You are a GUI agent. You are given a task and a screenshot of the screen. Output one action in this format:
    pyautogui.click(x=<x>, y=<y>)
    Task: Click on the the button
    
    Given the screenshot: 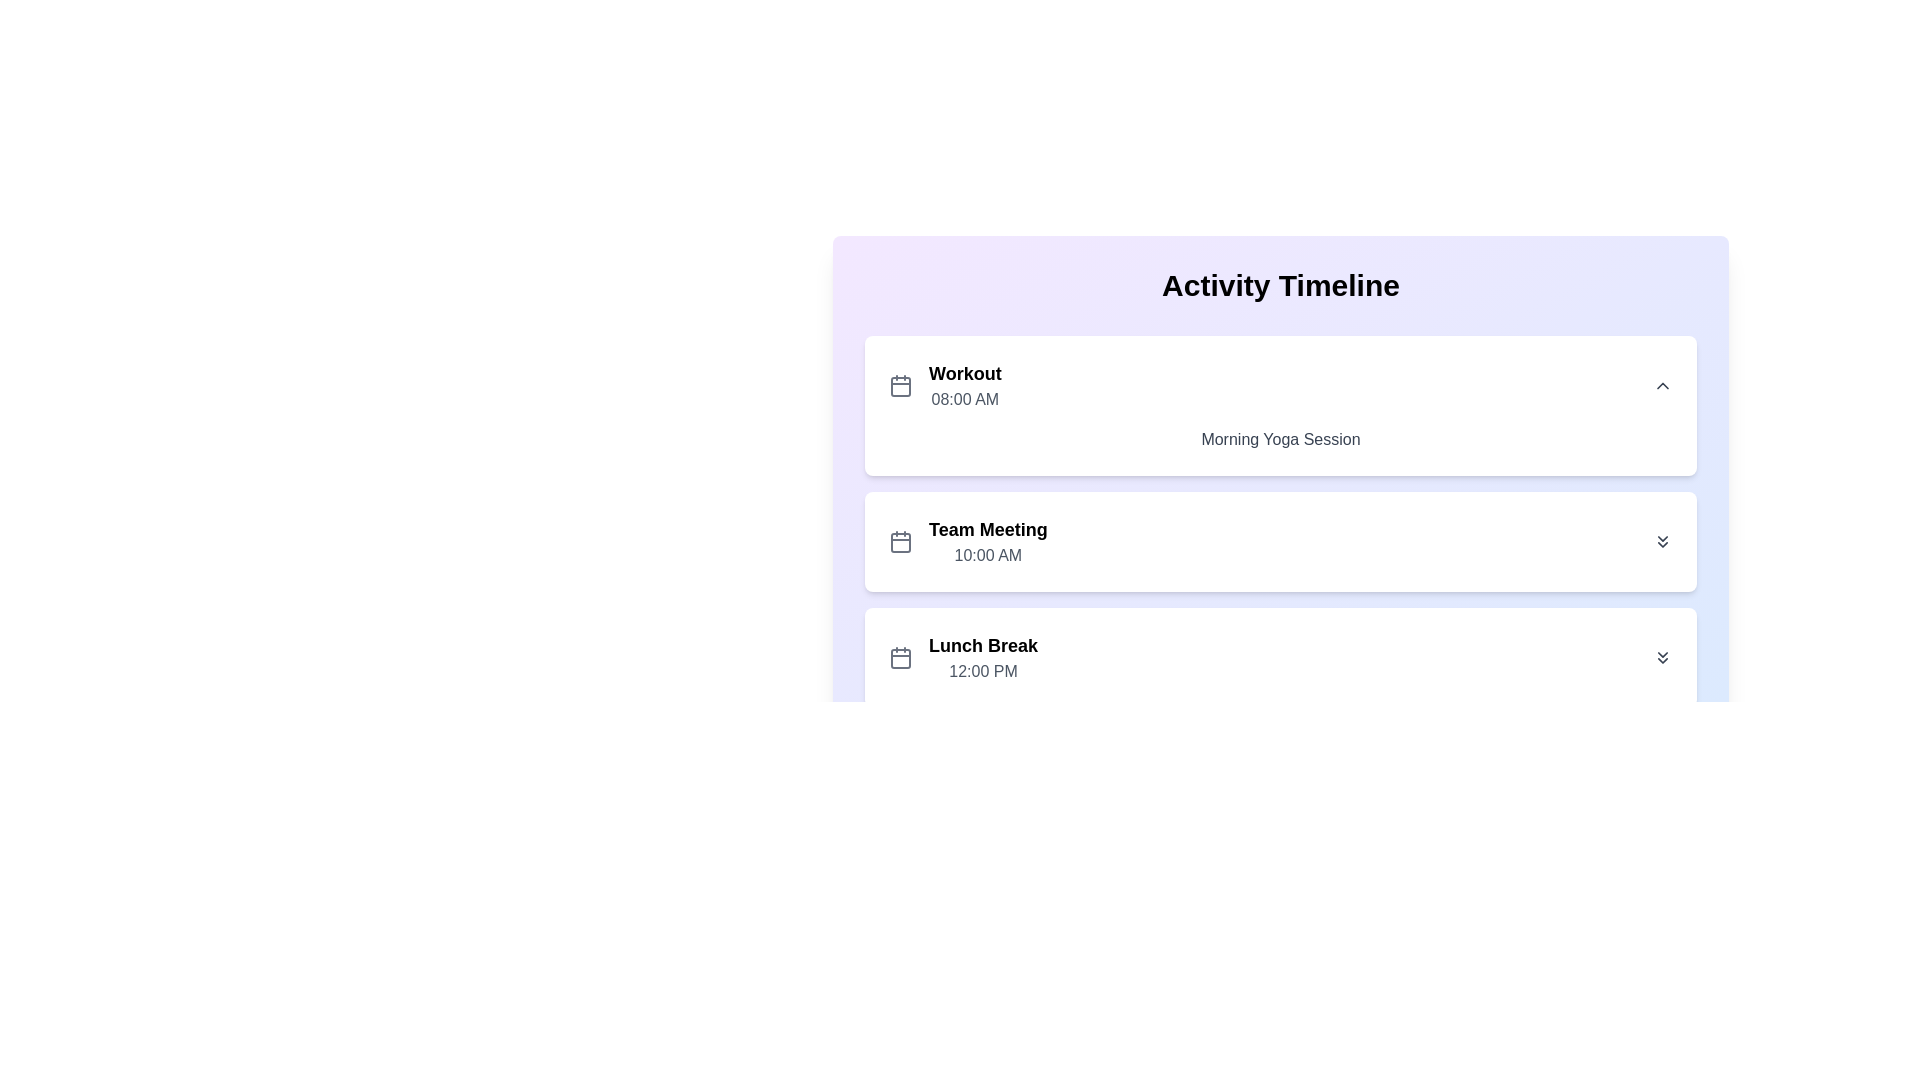 What is the action you would take?
    pyautogui.click(x=1662, y=658)
    